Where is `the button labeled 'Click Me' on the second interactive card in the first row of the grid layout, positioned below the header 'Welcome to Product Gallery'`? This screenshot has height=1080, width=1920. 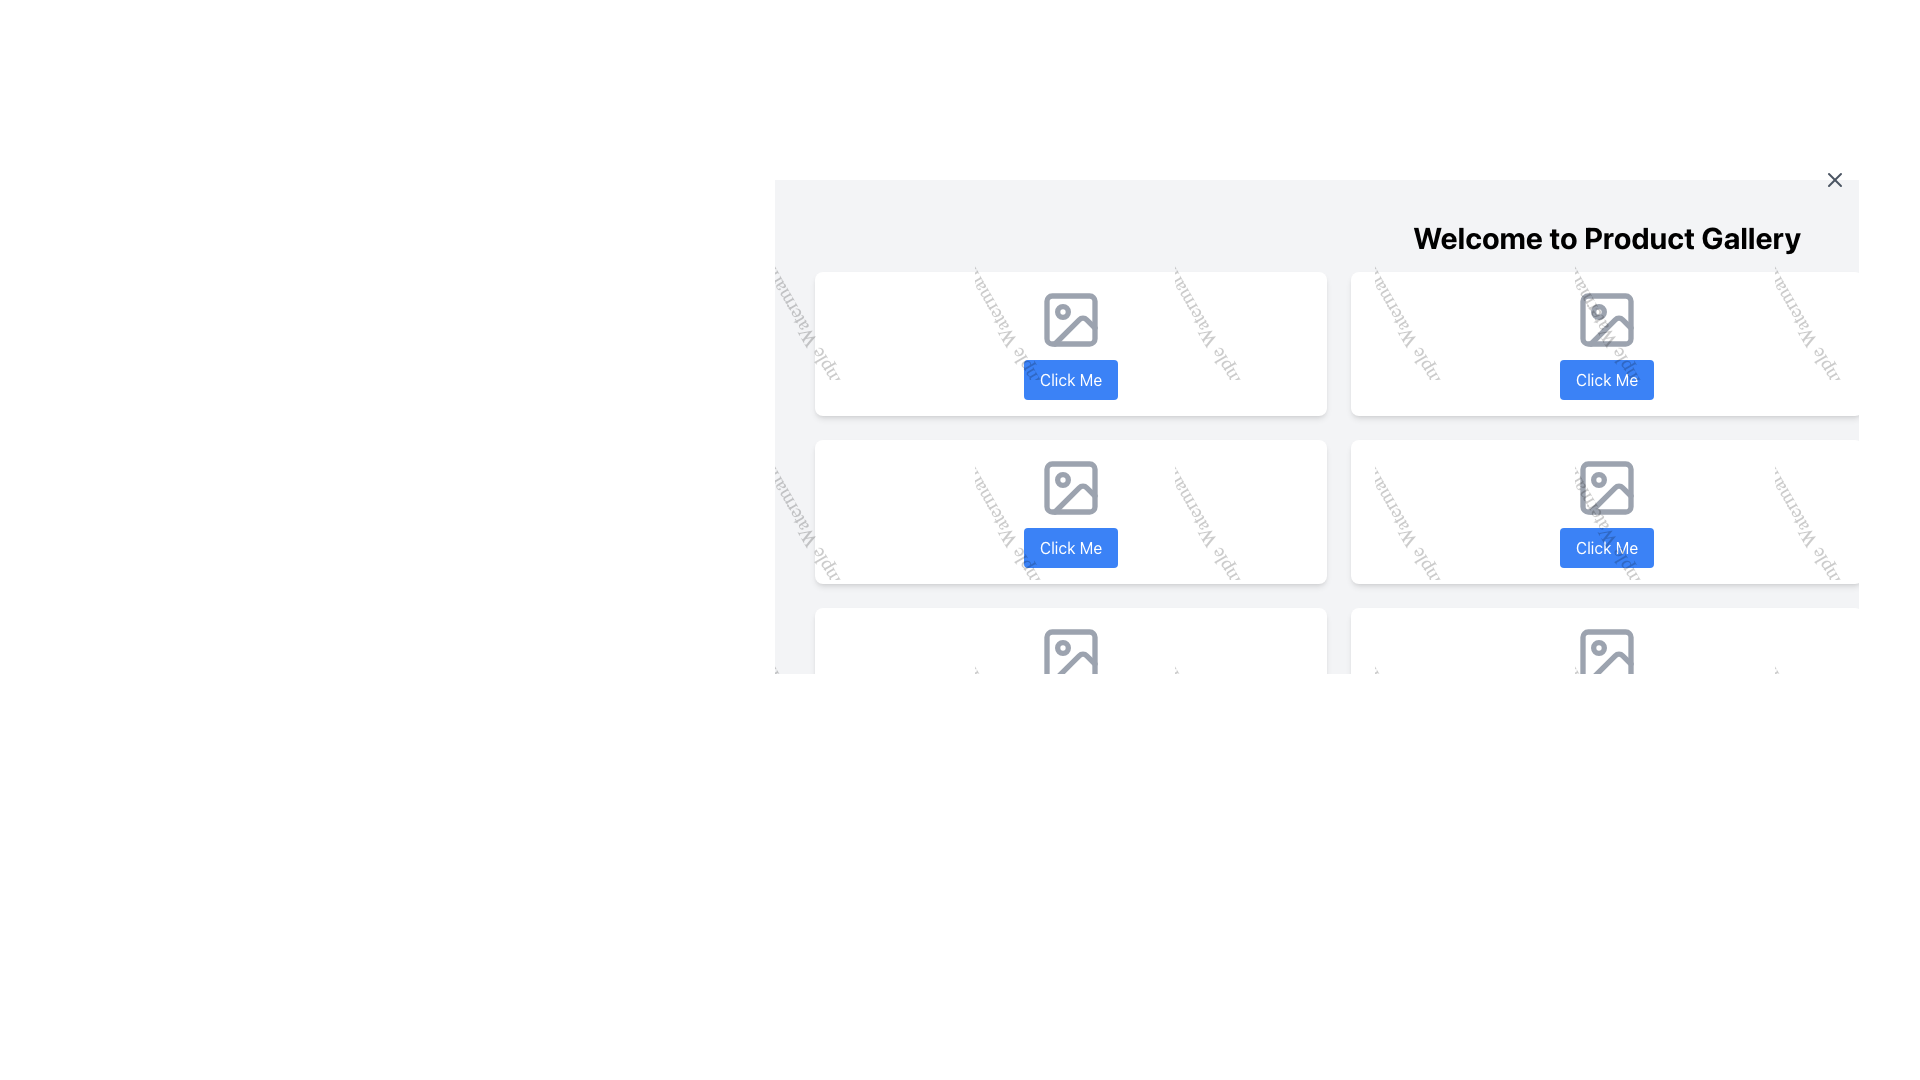
the button labeled 'Click Me' on the second interactive card in the first row of the grid layout, positioned below the header 'Welcome to Product Gallery' is located at coordinates (1607, 342).